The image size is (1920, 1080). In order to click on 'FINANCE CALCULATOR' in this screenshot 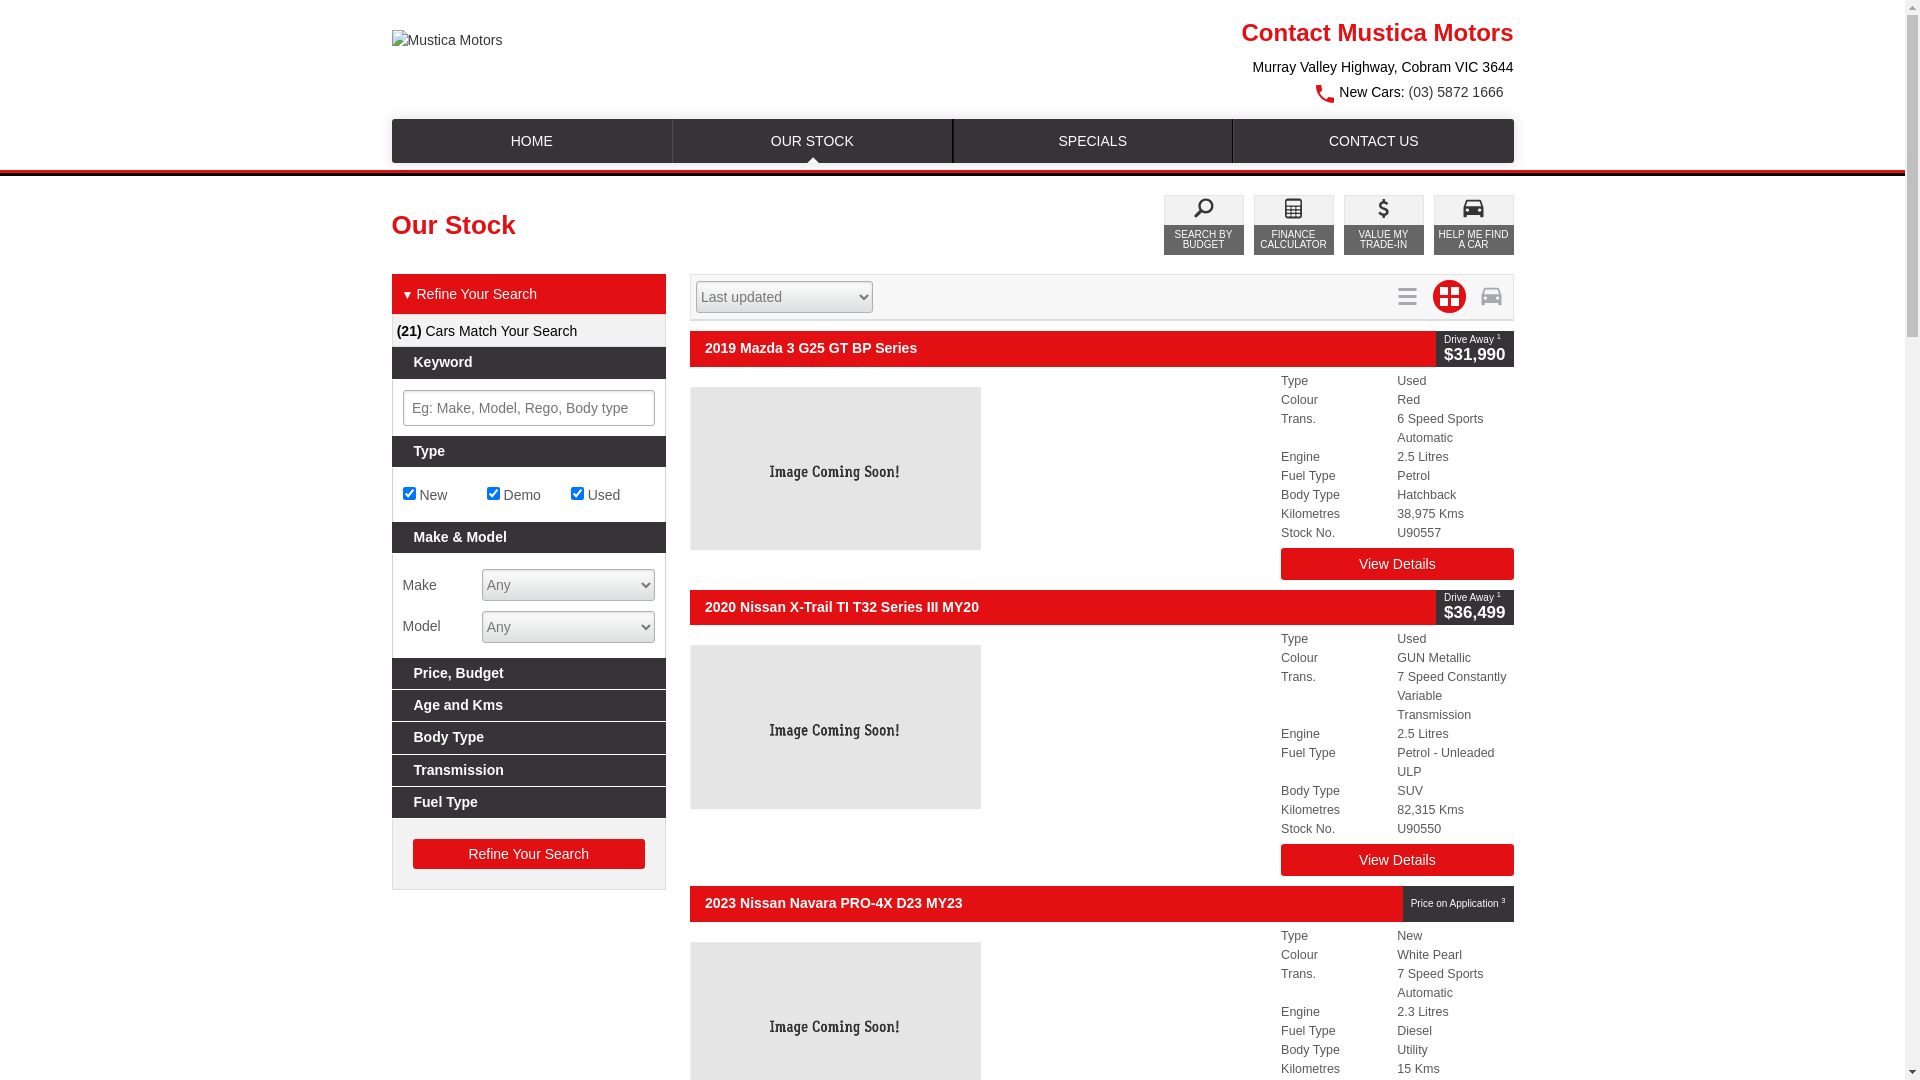, I will do `click(1294, 224)`.